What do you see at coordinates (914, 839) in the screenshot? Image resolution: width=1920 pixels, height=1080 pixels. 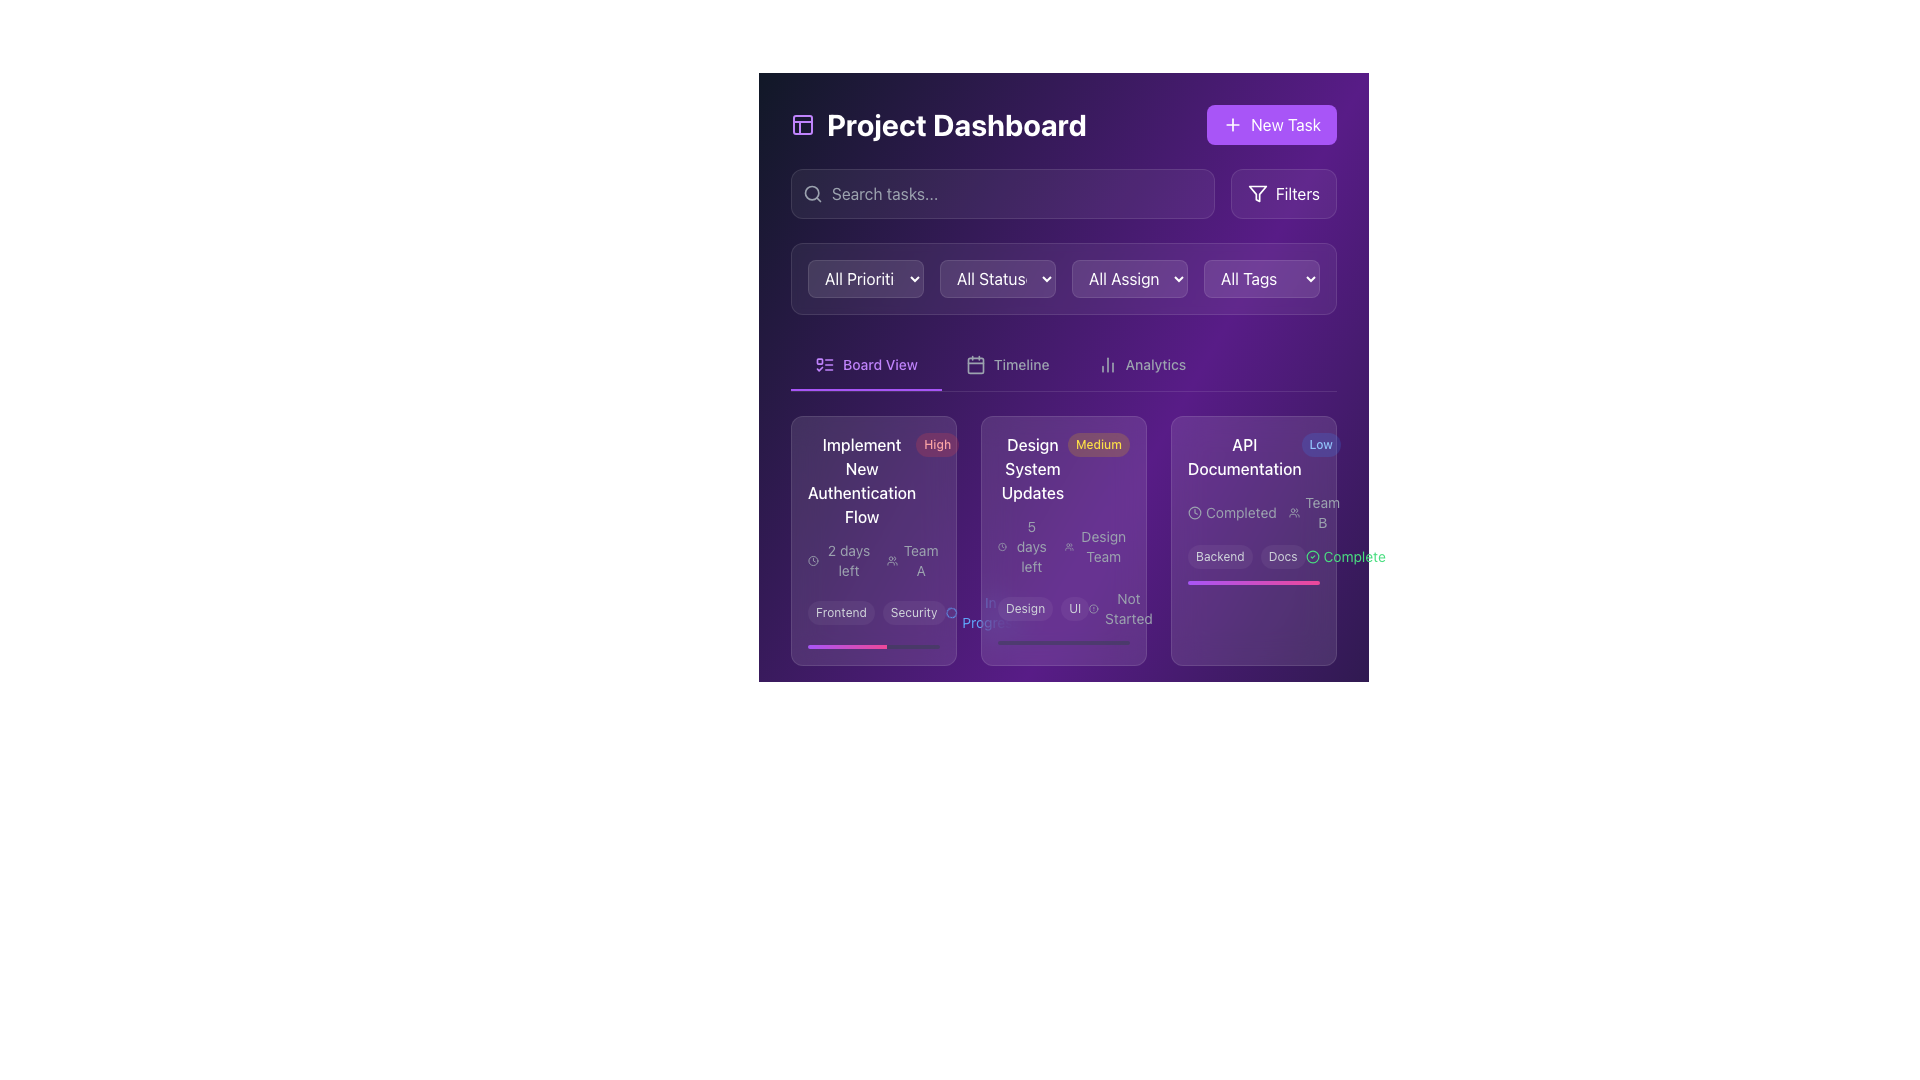 I see `the 'Backend' tag, which is a small, rounded rectangle located in the bottom right section of the 'API Documentation' card on the dashboard interface` at bounding box center [914, 839].